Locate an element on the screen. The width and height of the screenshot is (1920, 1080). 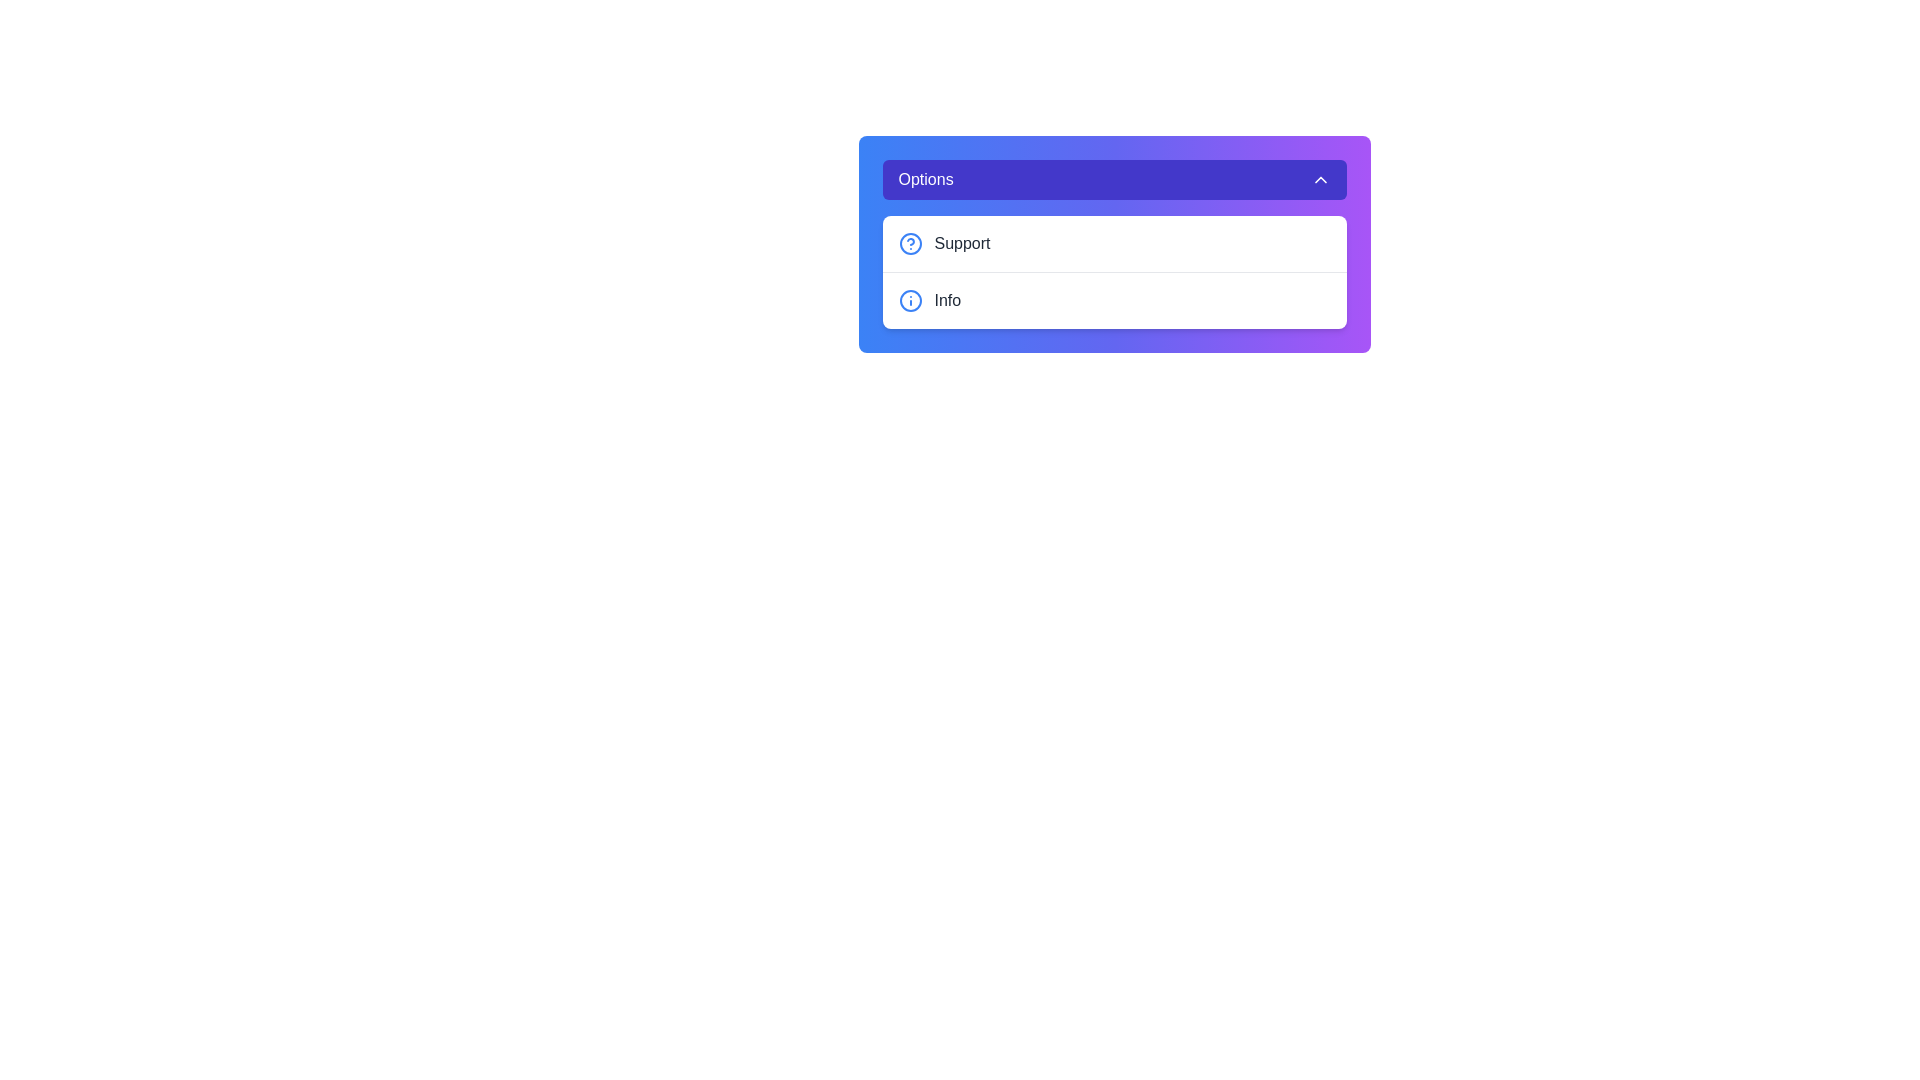
the small upward-pointing chevron icon located at the far right side of the 'Options' button interface for interaction feedback is located at coordinates (1320, 180).